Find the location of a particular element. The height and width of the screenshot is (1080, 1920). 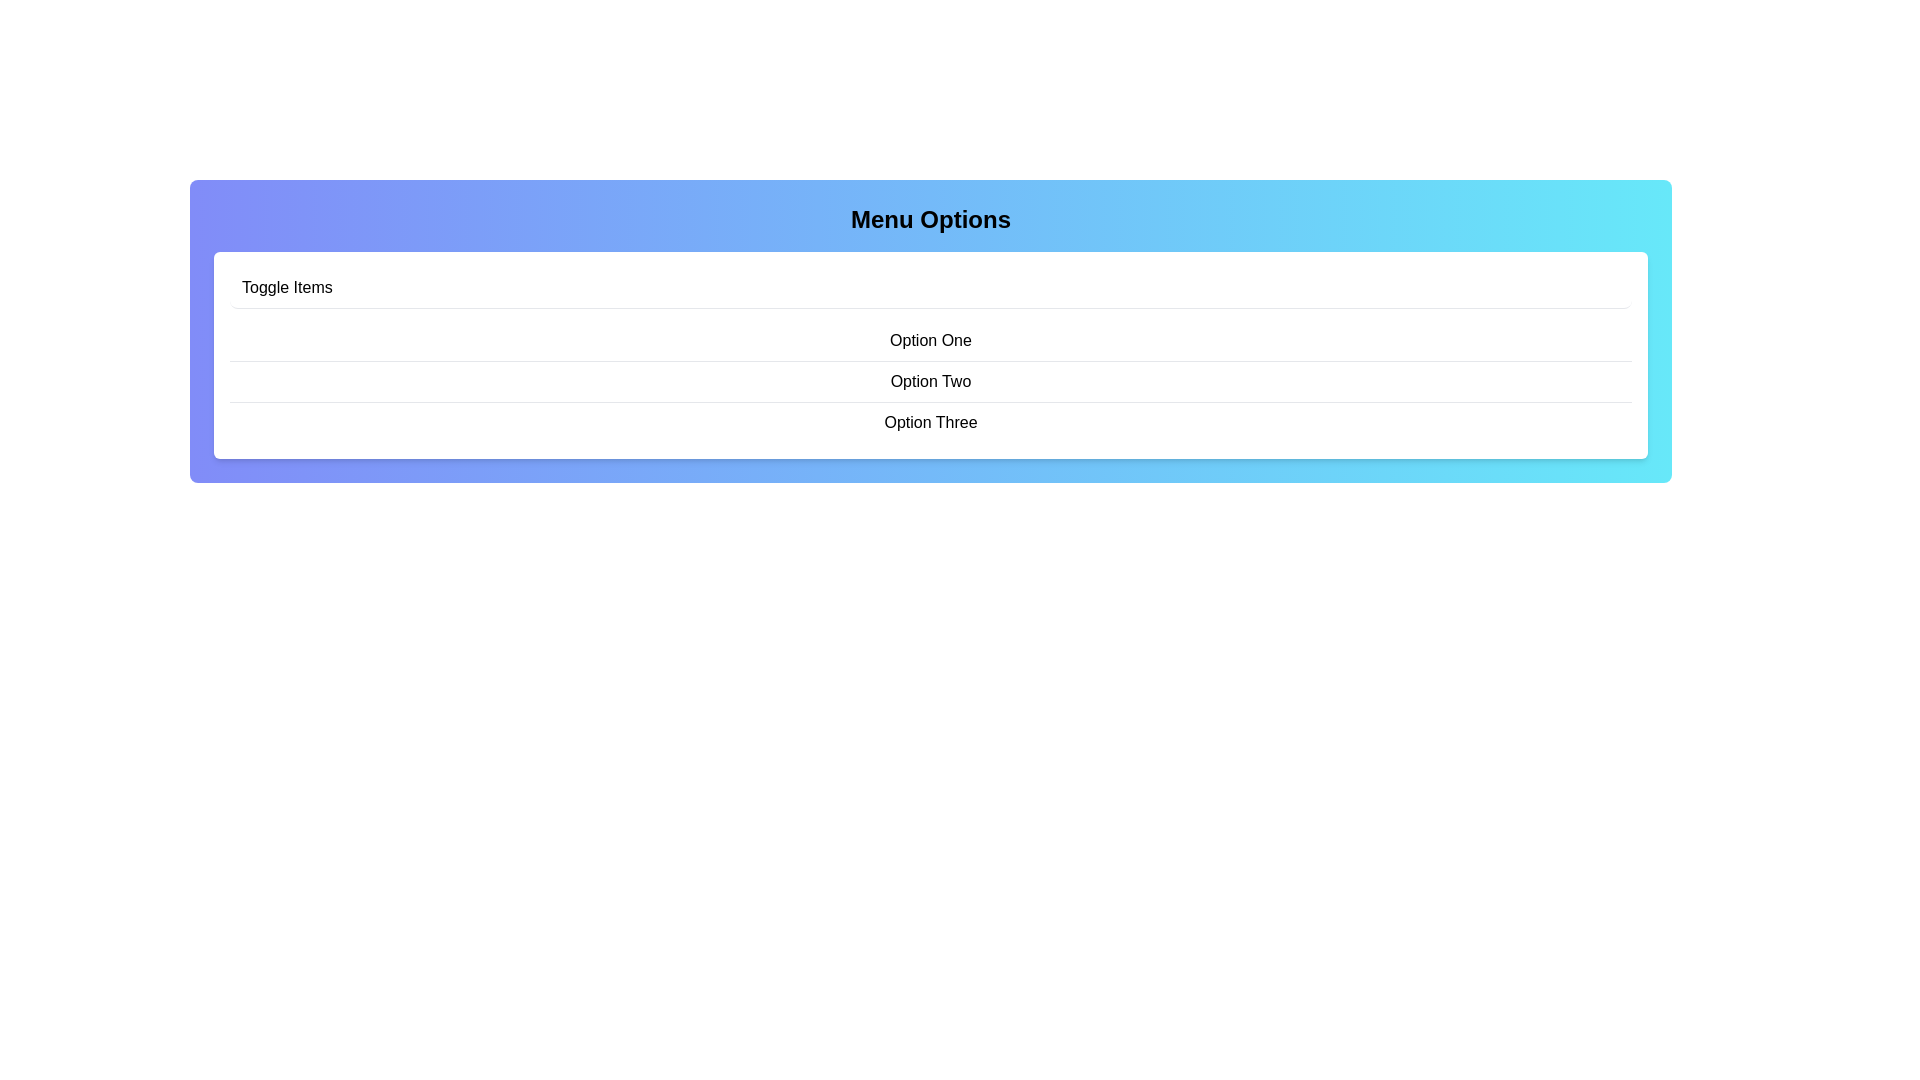

the menu option Option One is located at coordinates (930, 339).